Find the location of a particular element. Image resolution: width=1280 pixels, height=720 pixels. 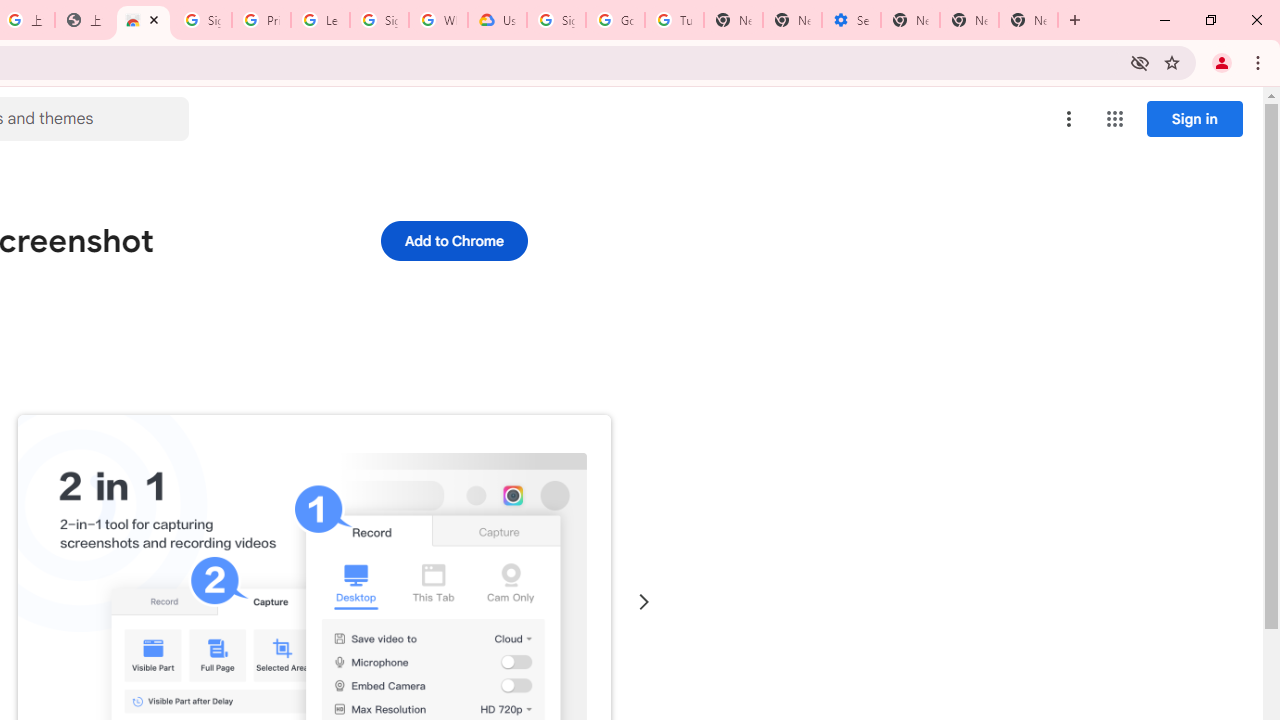

'Who are Google' is located at coordinates (437, 20).